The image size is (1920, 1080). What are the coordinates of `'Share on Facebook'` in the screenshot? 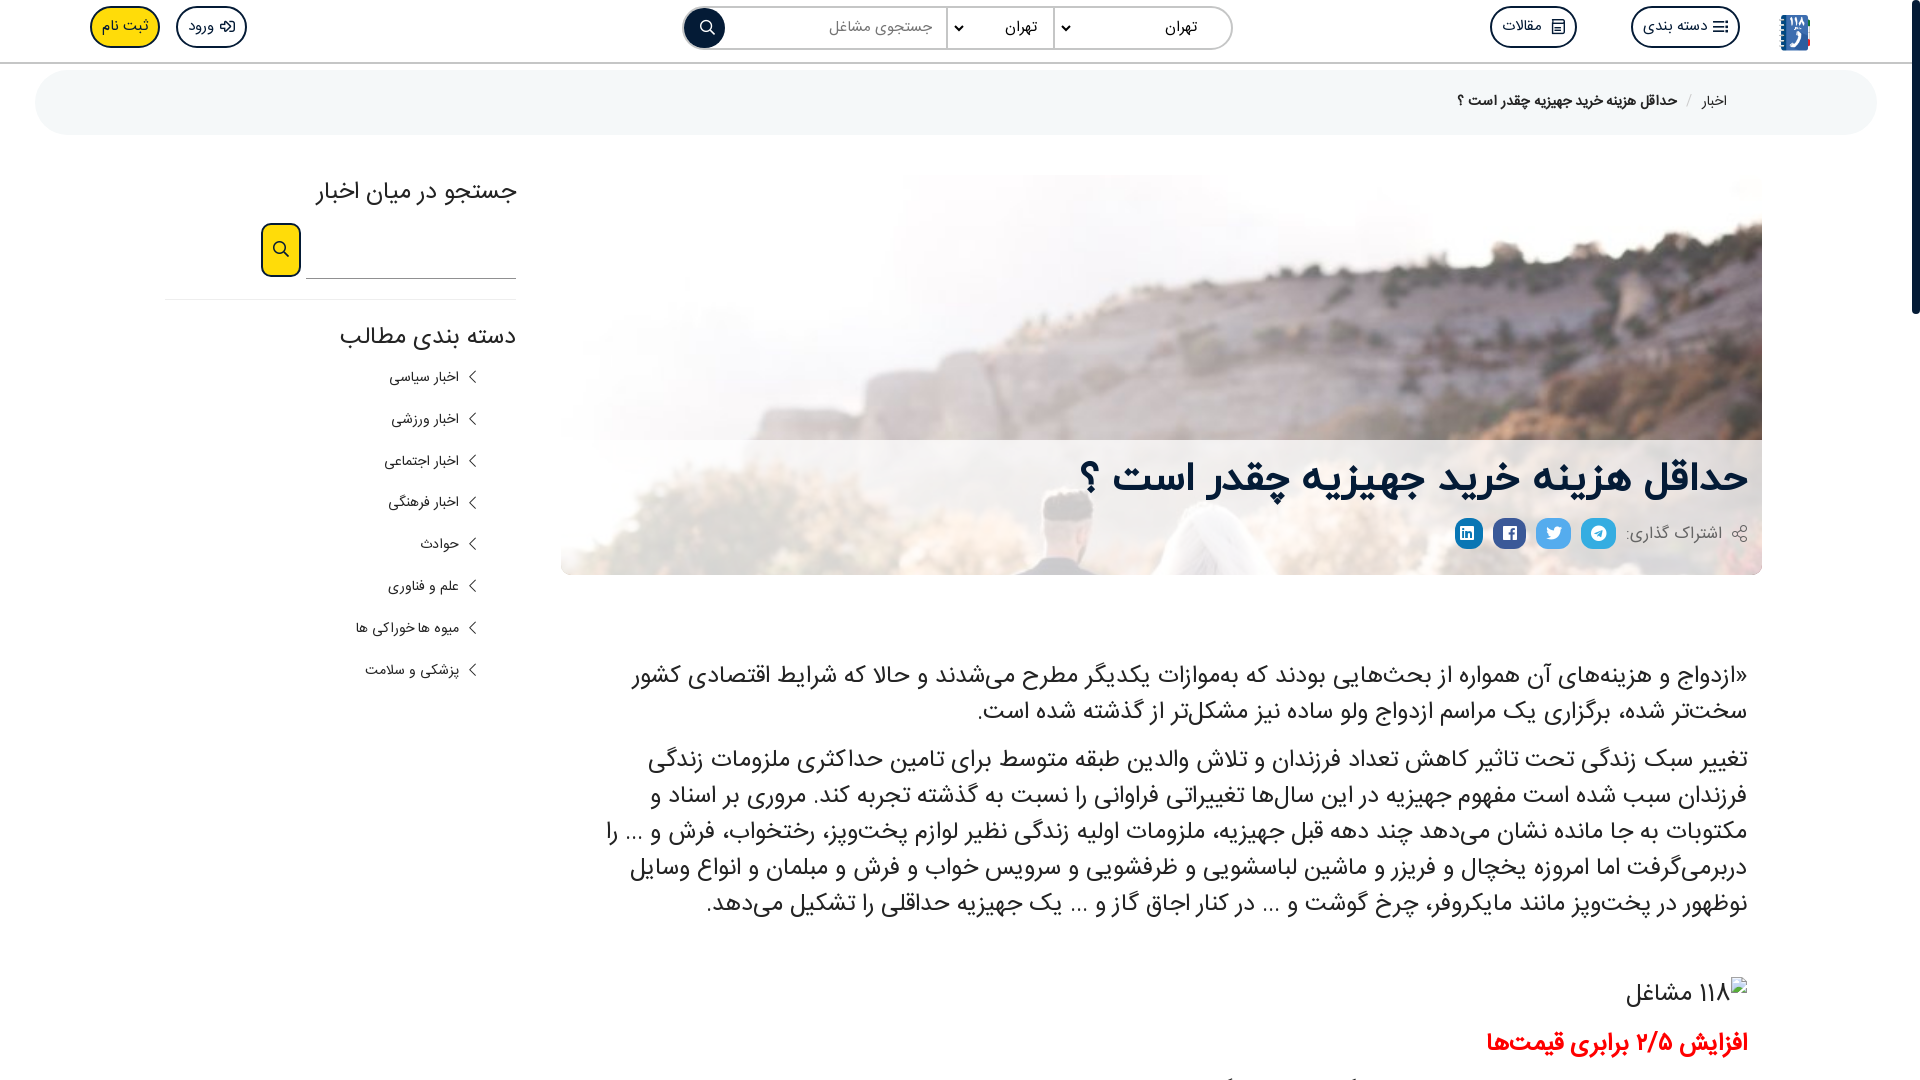 It's located at (1509, 532).